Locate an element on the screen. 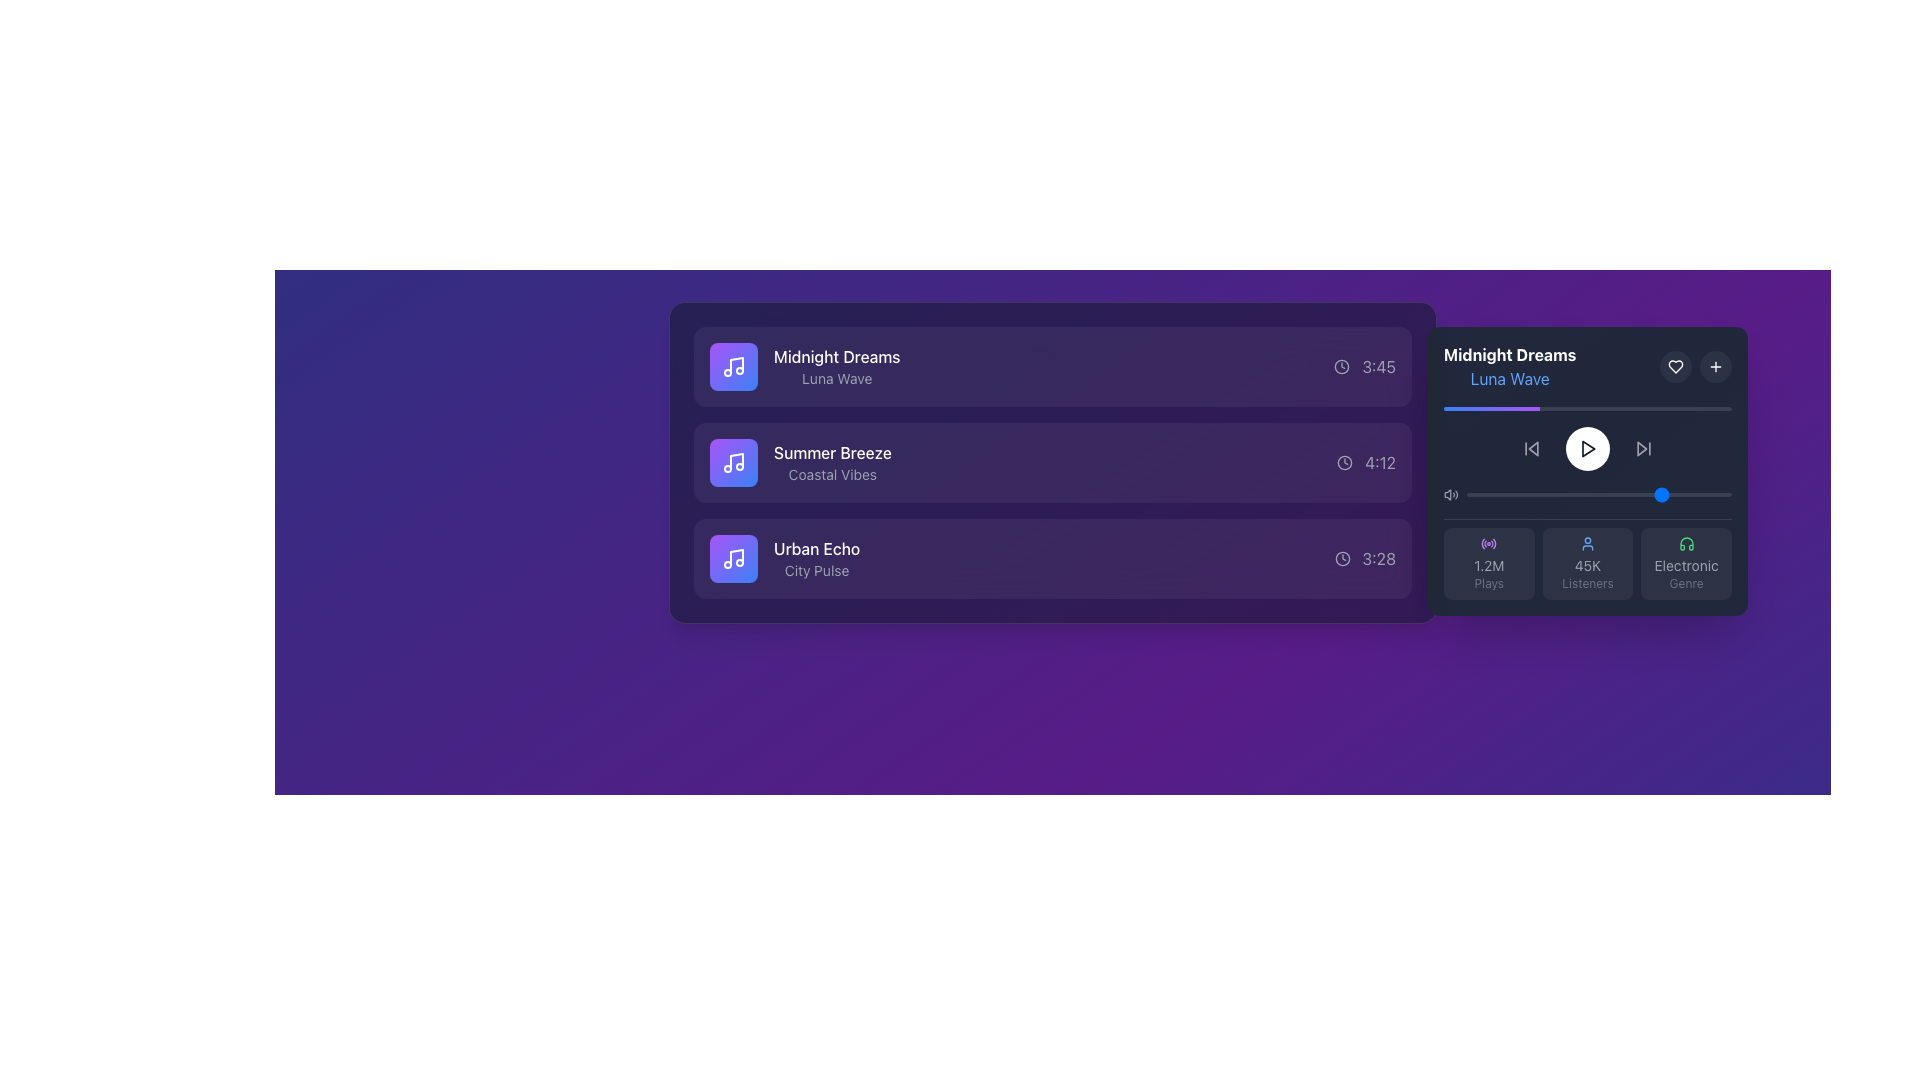  the time indicator text that represents the duration of the audio item 'Summer Breeze', located to the right of the 'Summer Breeze' text and horizontally aligned with a clock icon is located at coordinates (1379, 462).